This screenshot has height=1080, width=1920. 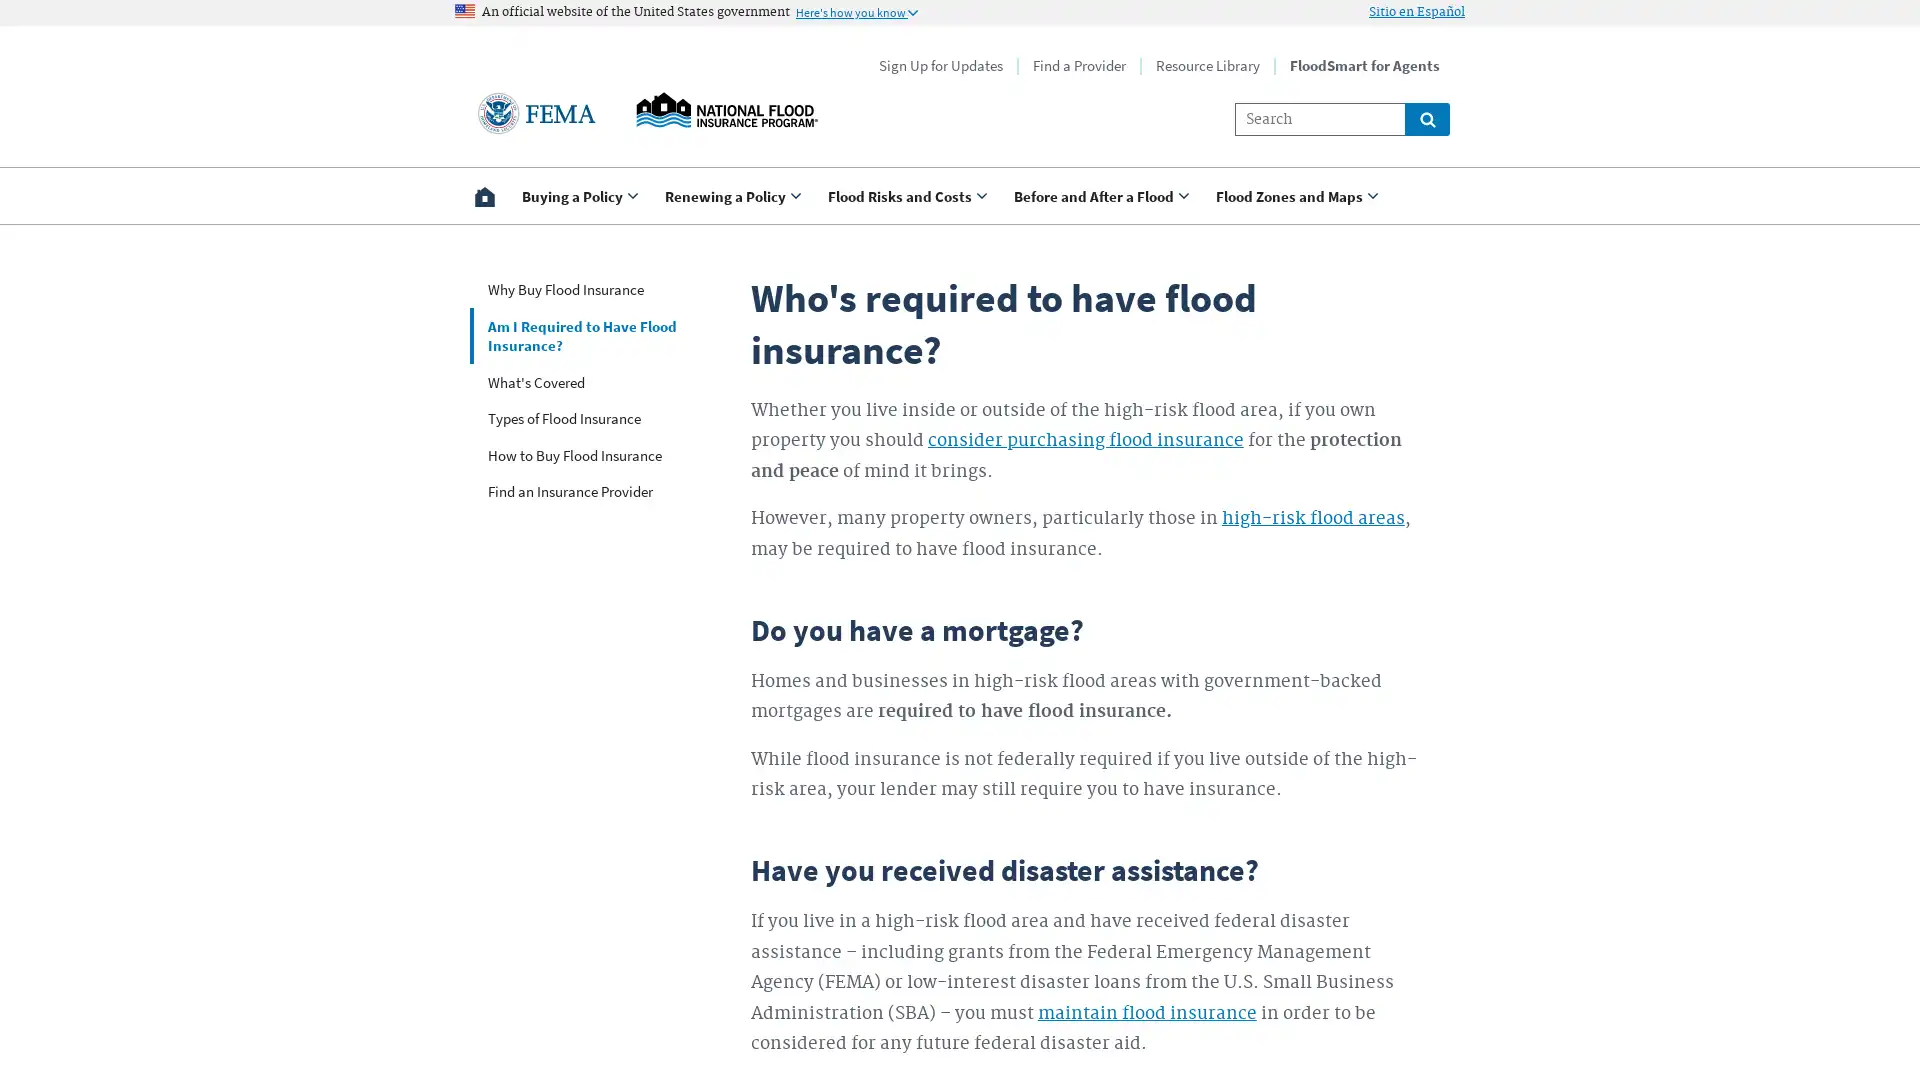 I want to click on Use <enter> and shift + <enter> to open and close the drop down to sub-menus, so click(x=910, y=195).